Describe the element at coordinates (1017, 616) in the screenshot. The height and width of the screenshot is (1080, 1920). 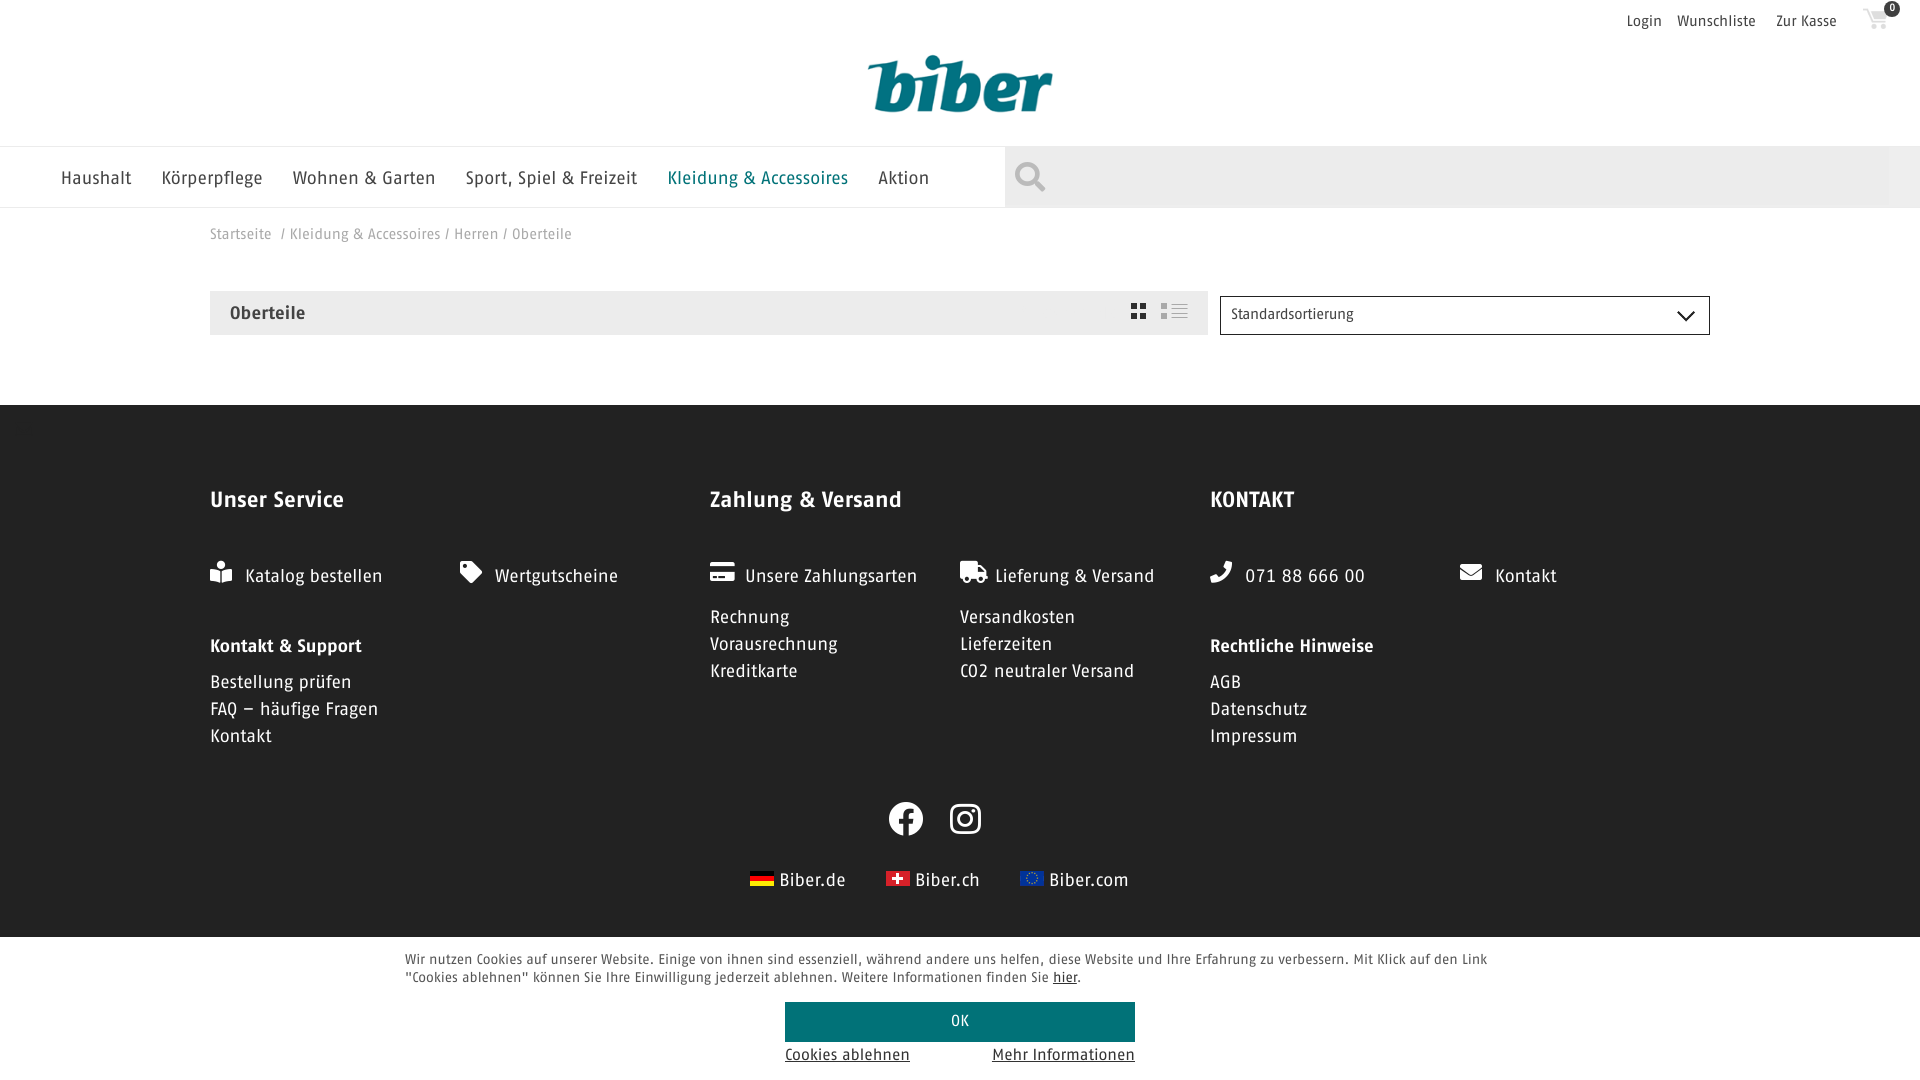
I see `'Versandkosten'` at that location.